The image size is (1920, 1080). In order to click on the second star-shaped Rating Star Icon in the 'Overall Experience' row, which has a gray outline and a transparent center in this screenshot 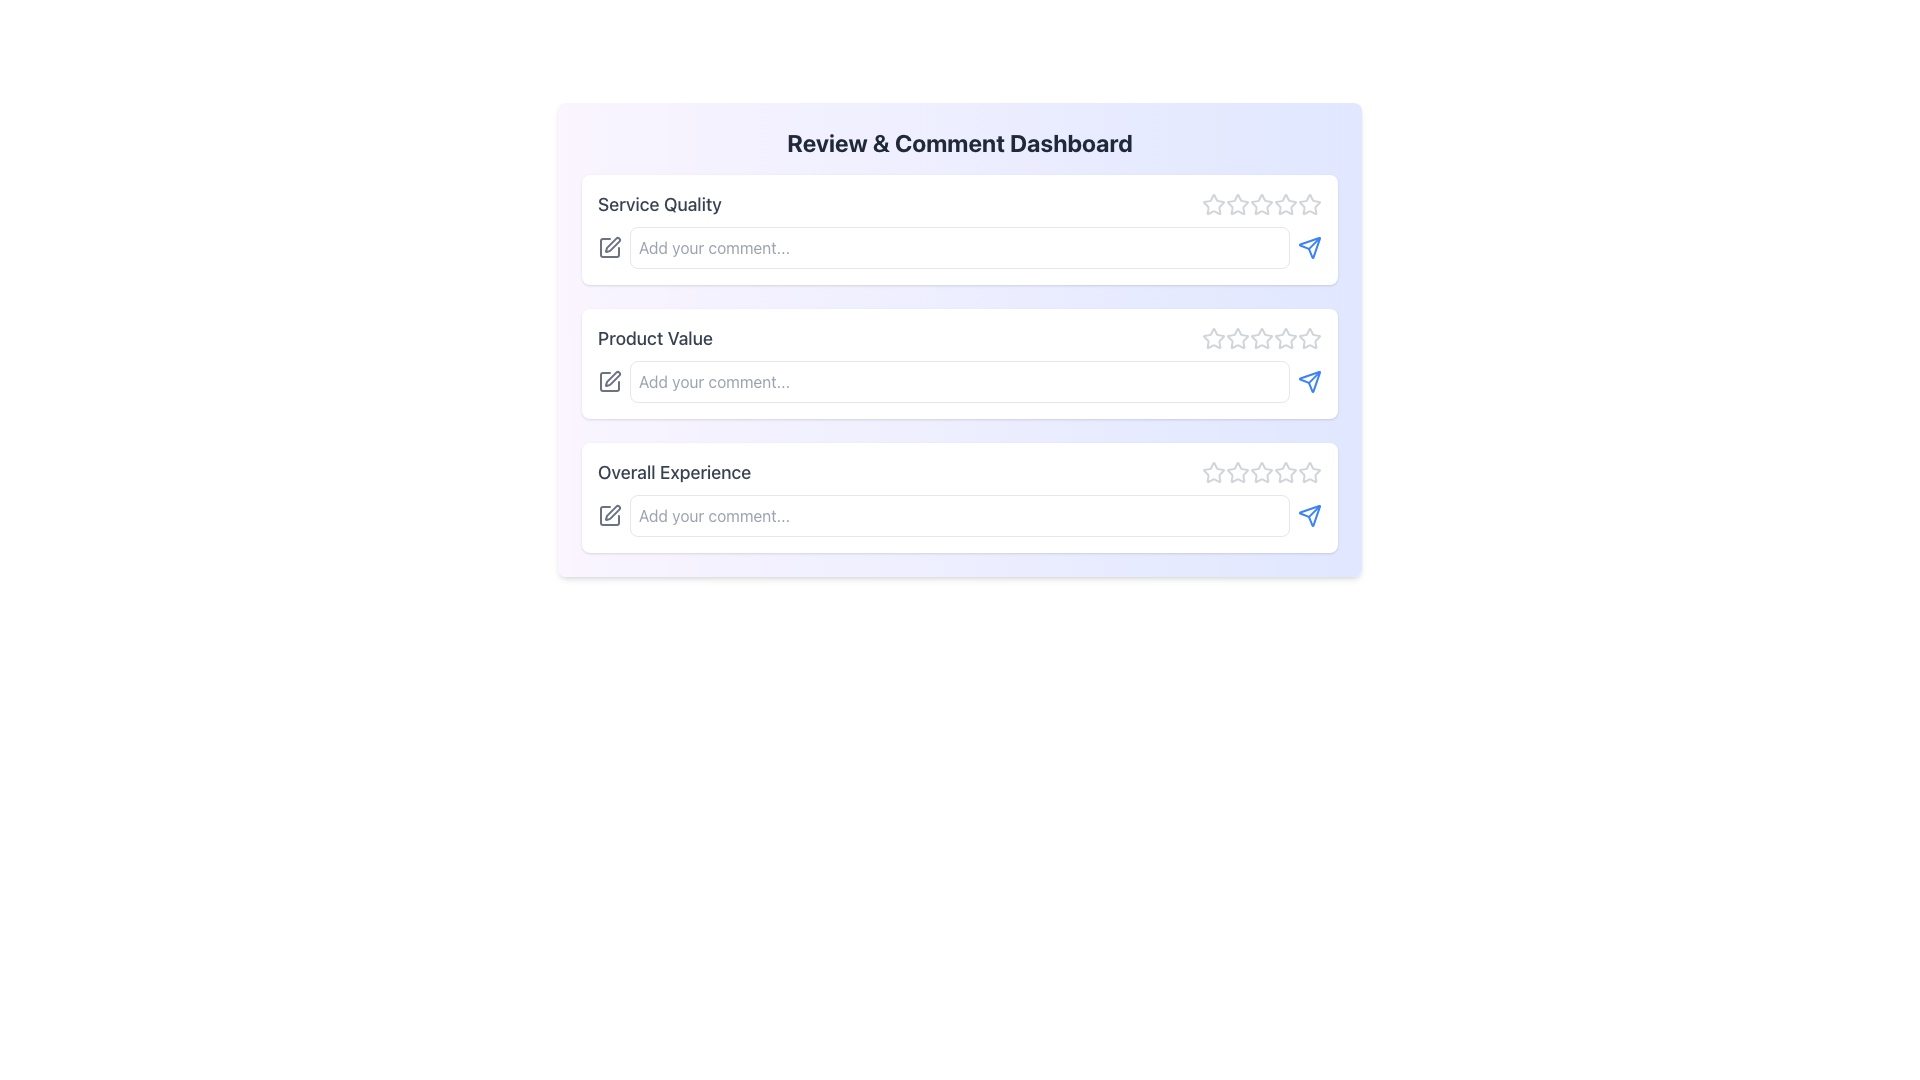, I will do `click(1237, 473)`.